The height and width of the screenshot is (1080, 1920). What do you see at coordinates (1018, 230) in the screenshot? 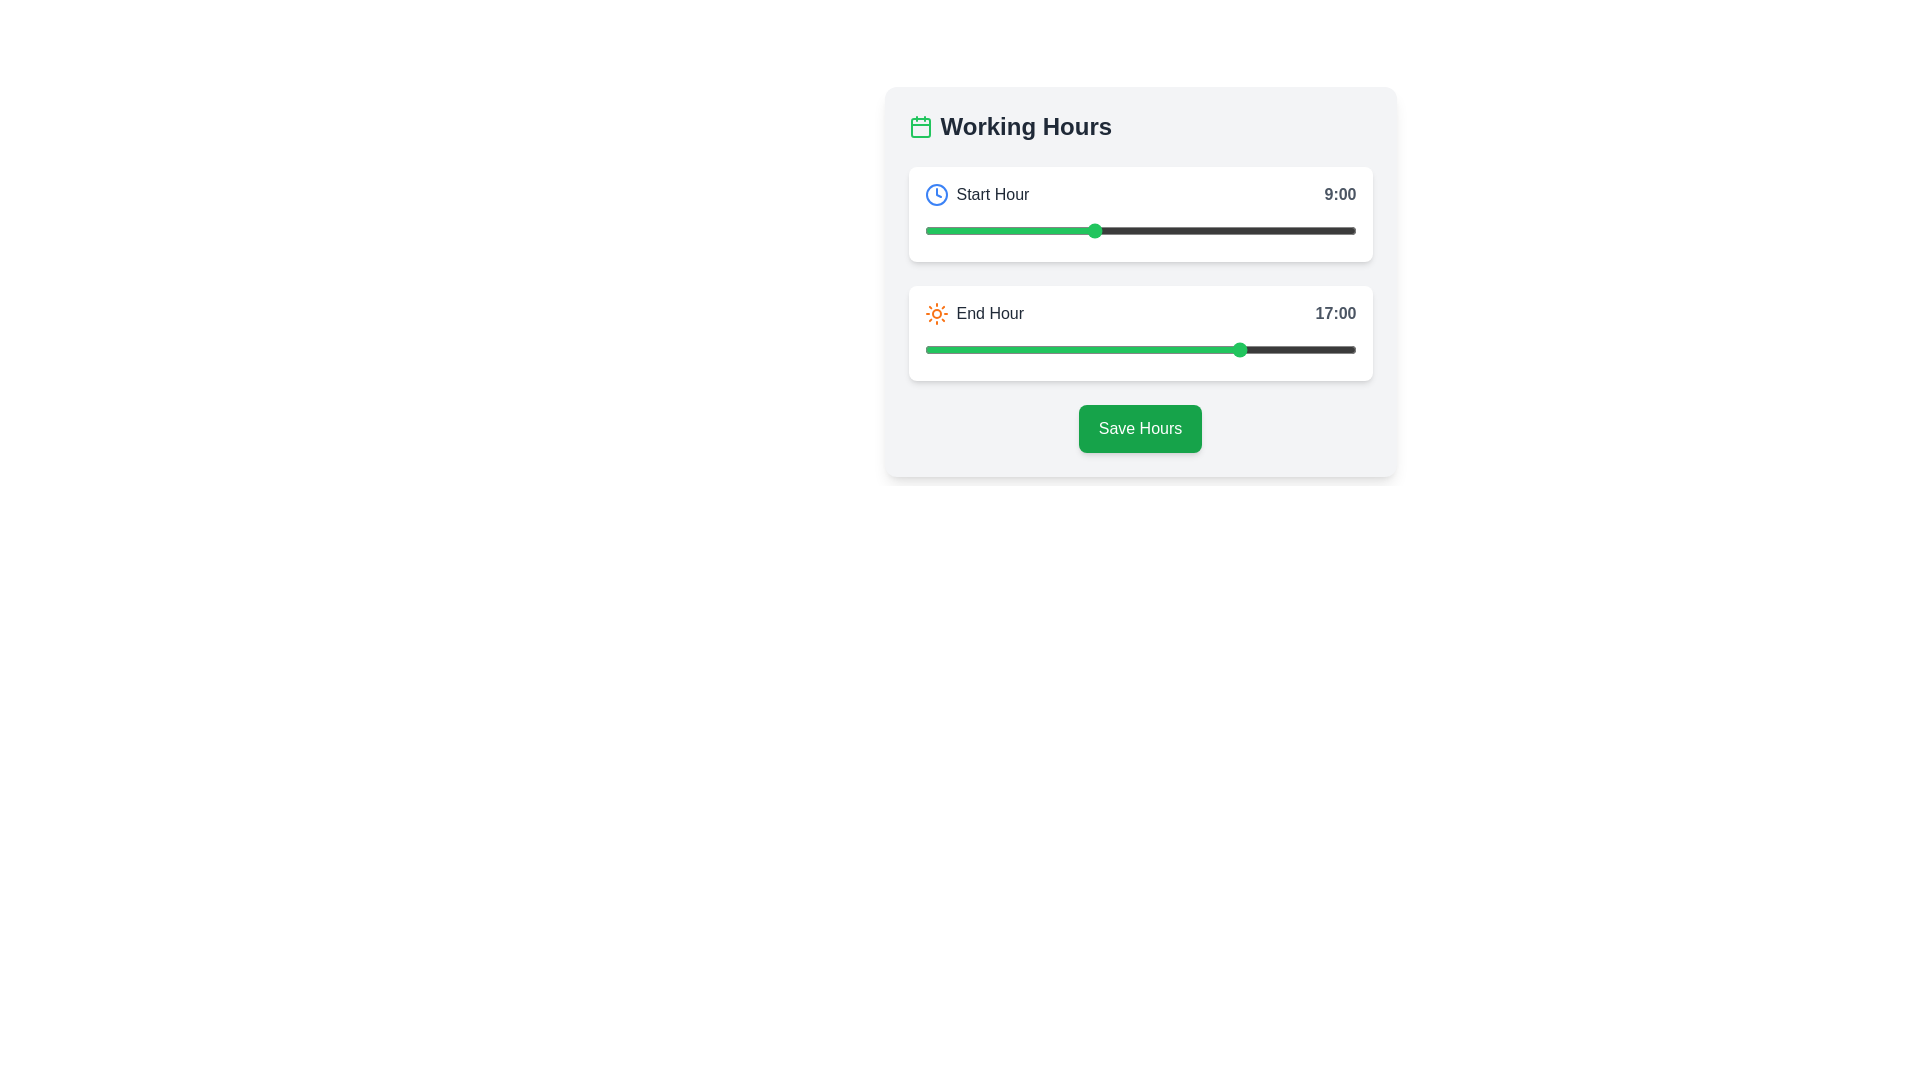
I see `the start hour` at bounding box center [1018, 230].